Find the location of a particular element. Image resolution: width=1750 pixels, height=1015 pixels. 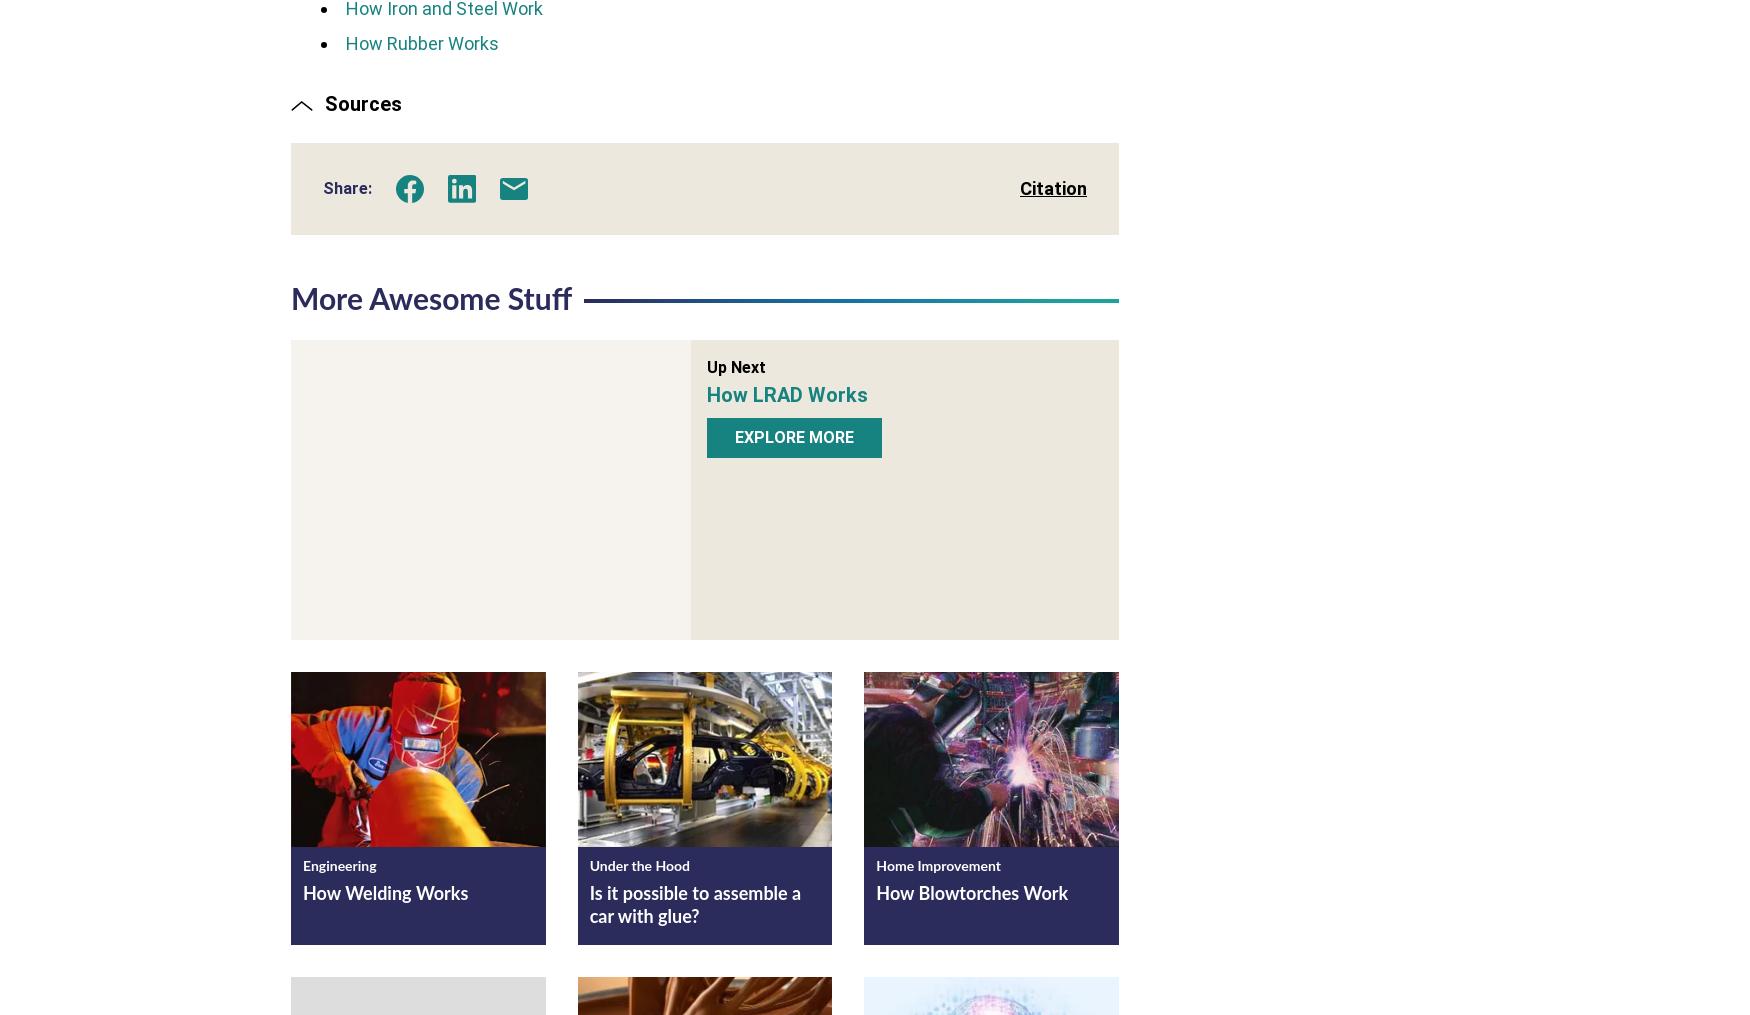

'Home Improvement' is located at coordinates (938, 865).